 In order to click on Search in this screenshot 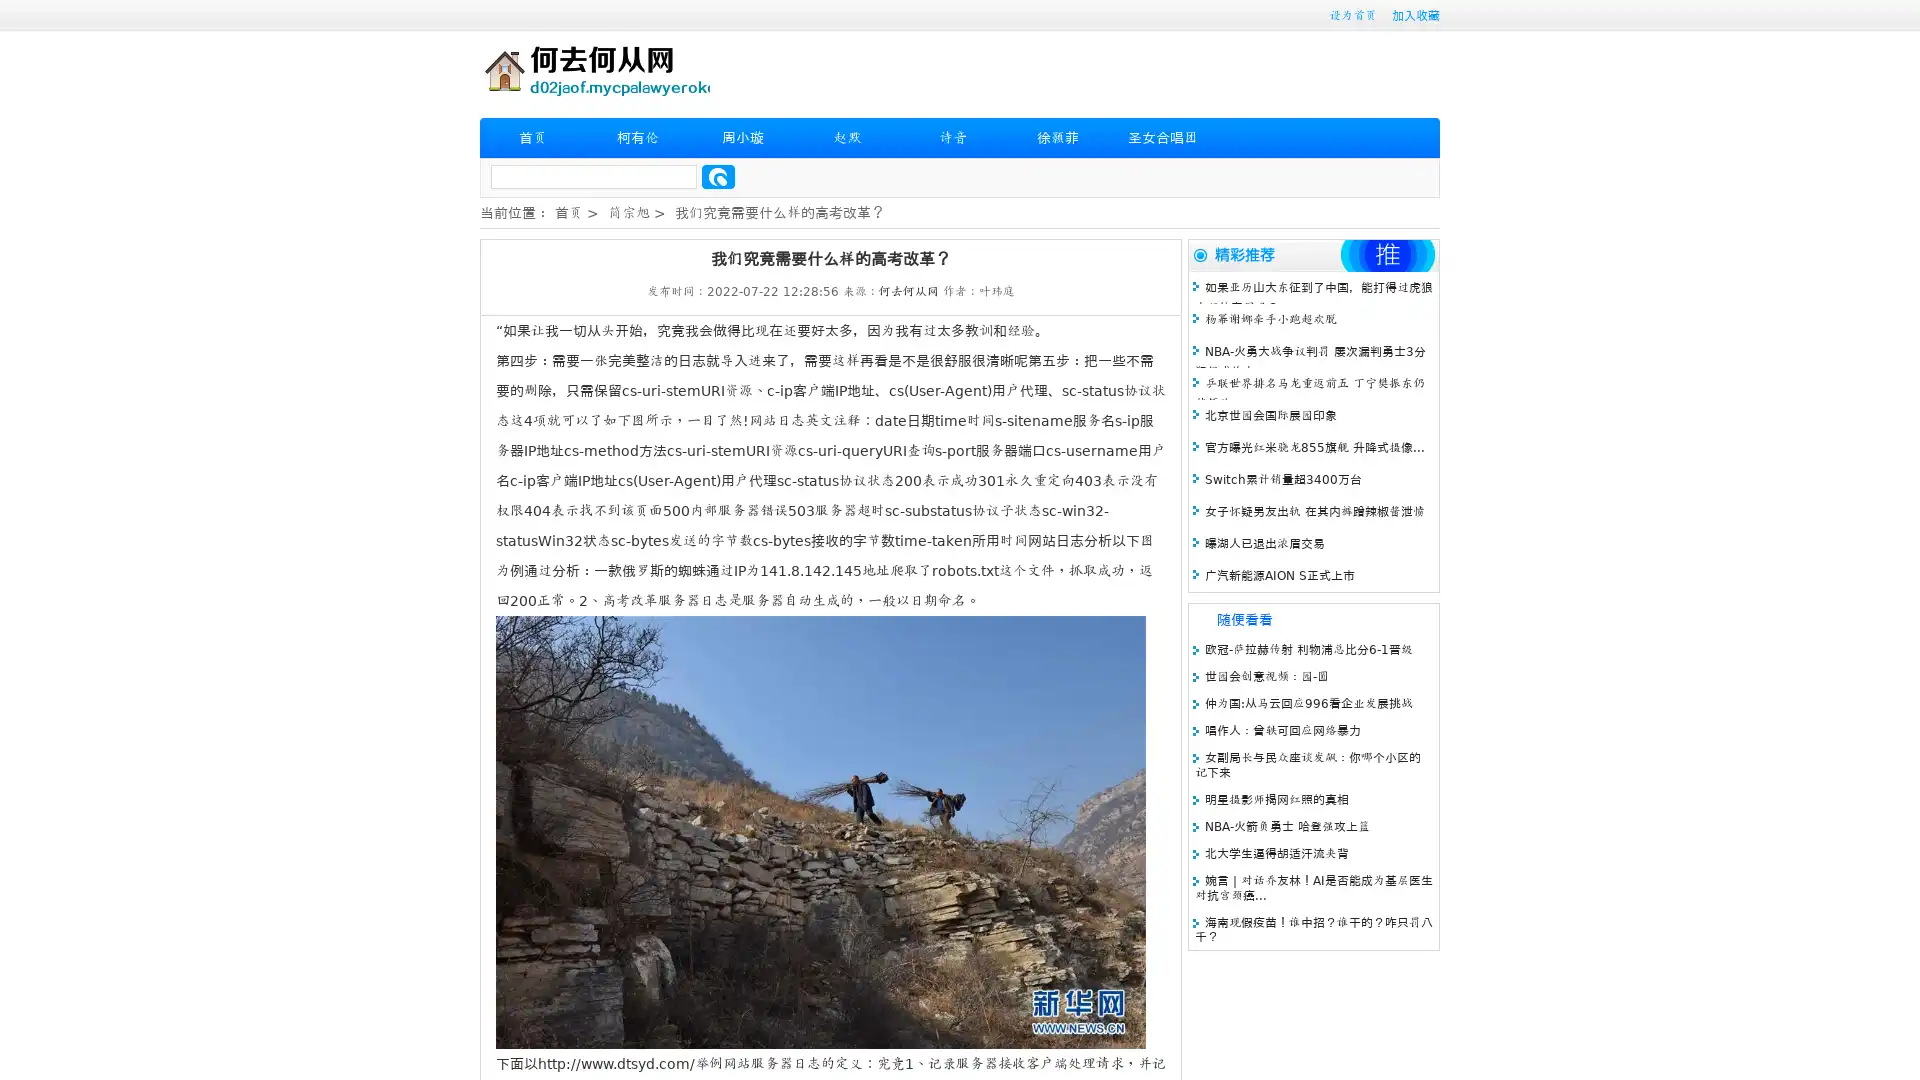, I will do `click(718, 176)`.